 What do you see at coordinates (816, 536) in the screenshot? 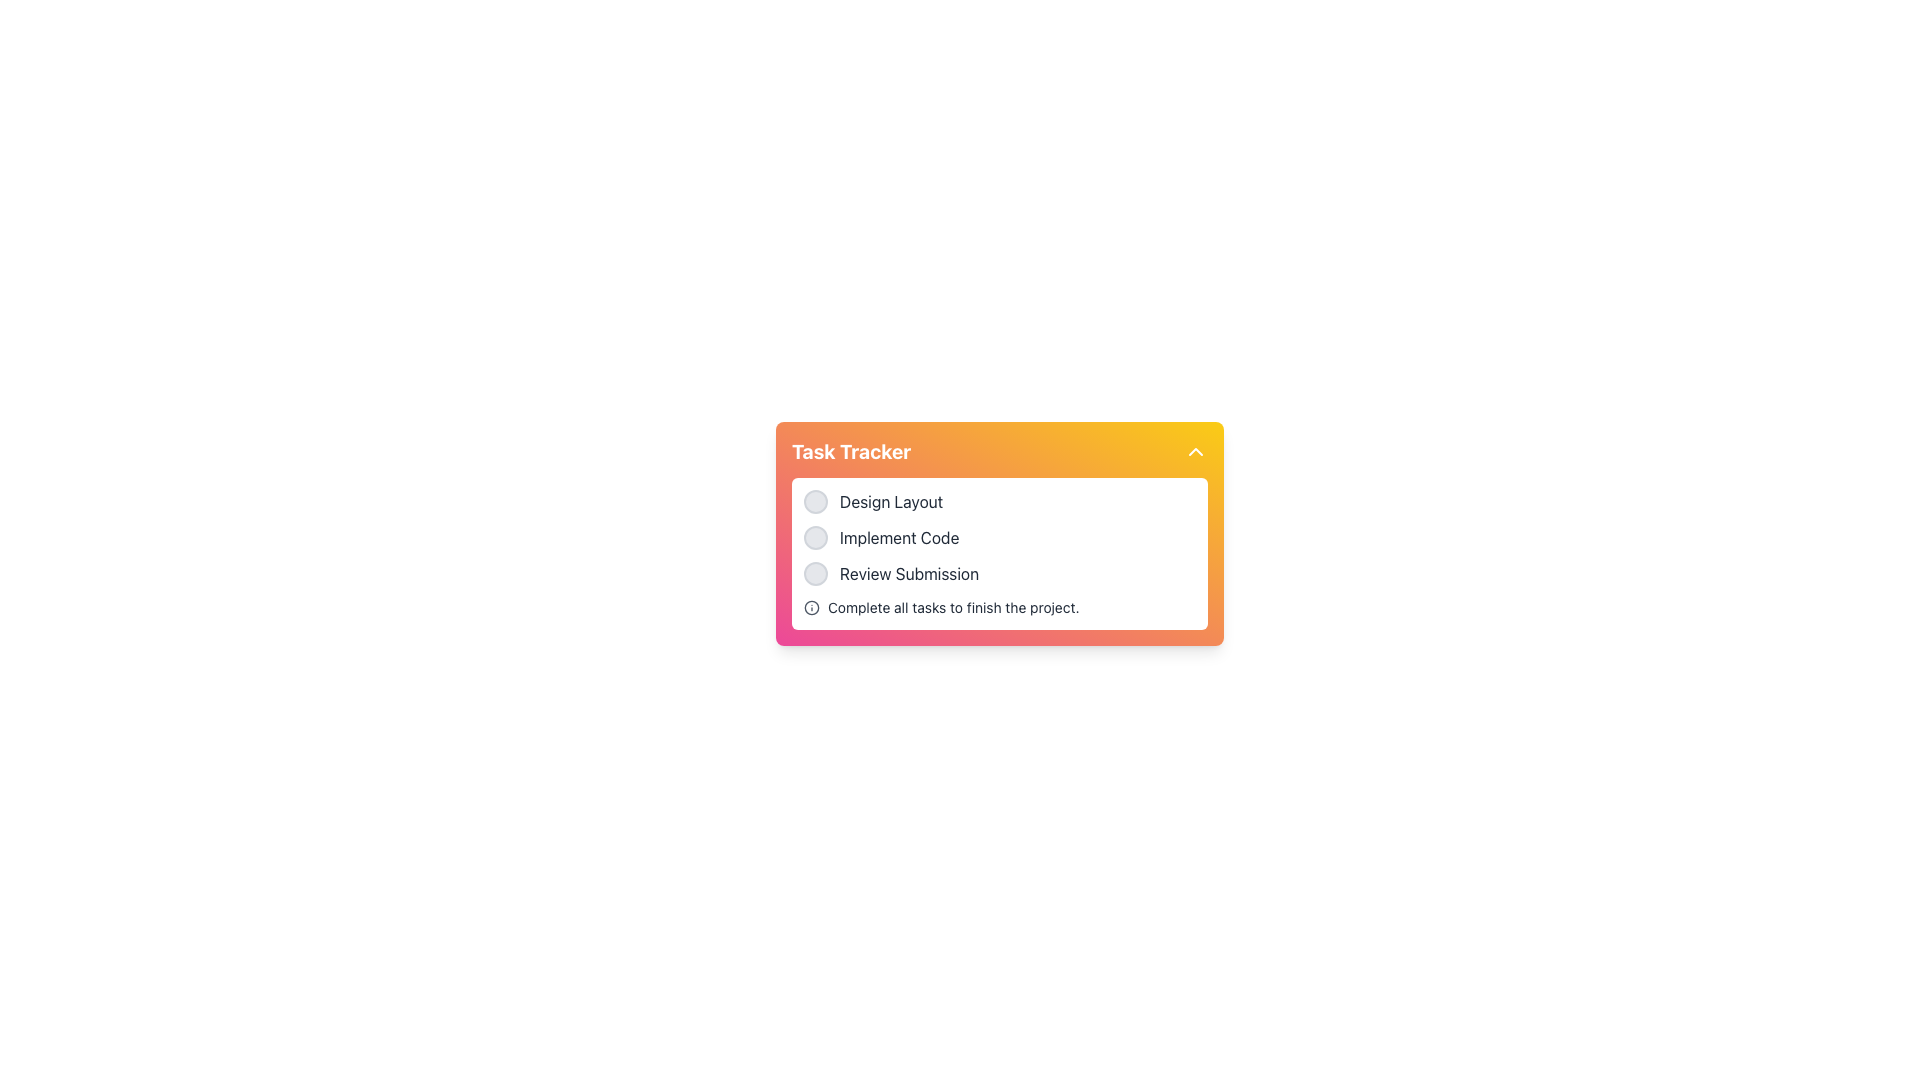
I see `the checkbox, which is a small circular UI element with a light gray background and gray border, located to the left of the text 'Implement Code'` at bounding box center [816, 536].